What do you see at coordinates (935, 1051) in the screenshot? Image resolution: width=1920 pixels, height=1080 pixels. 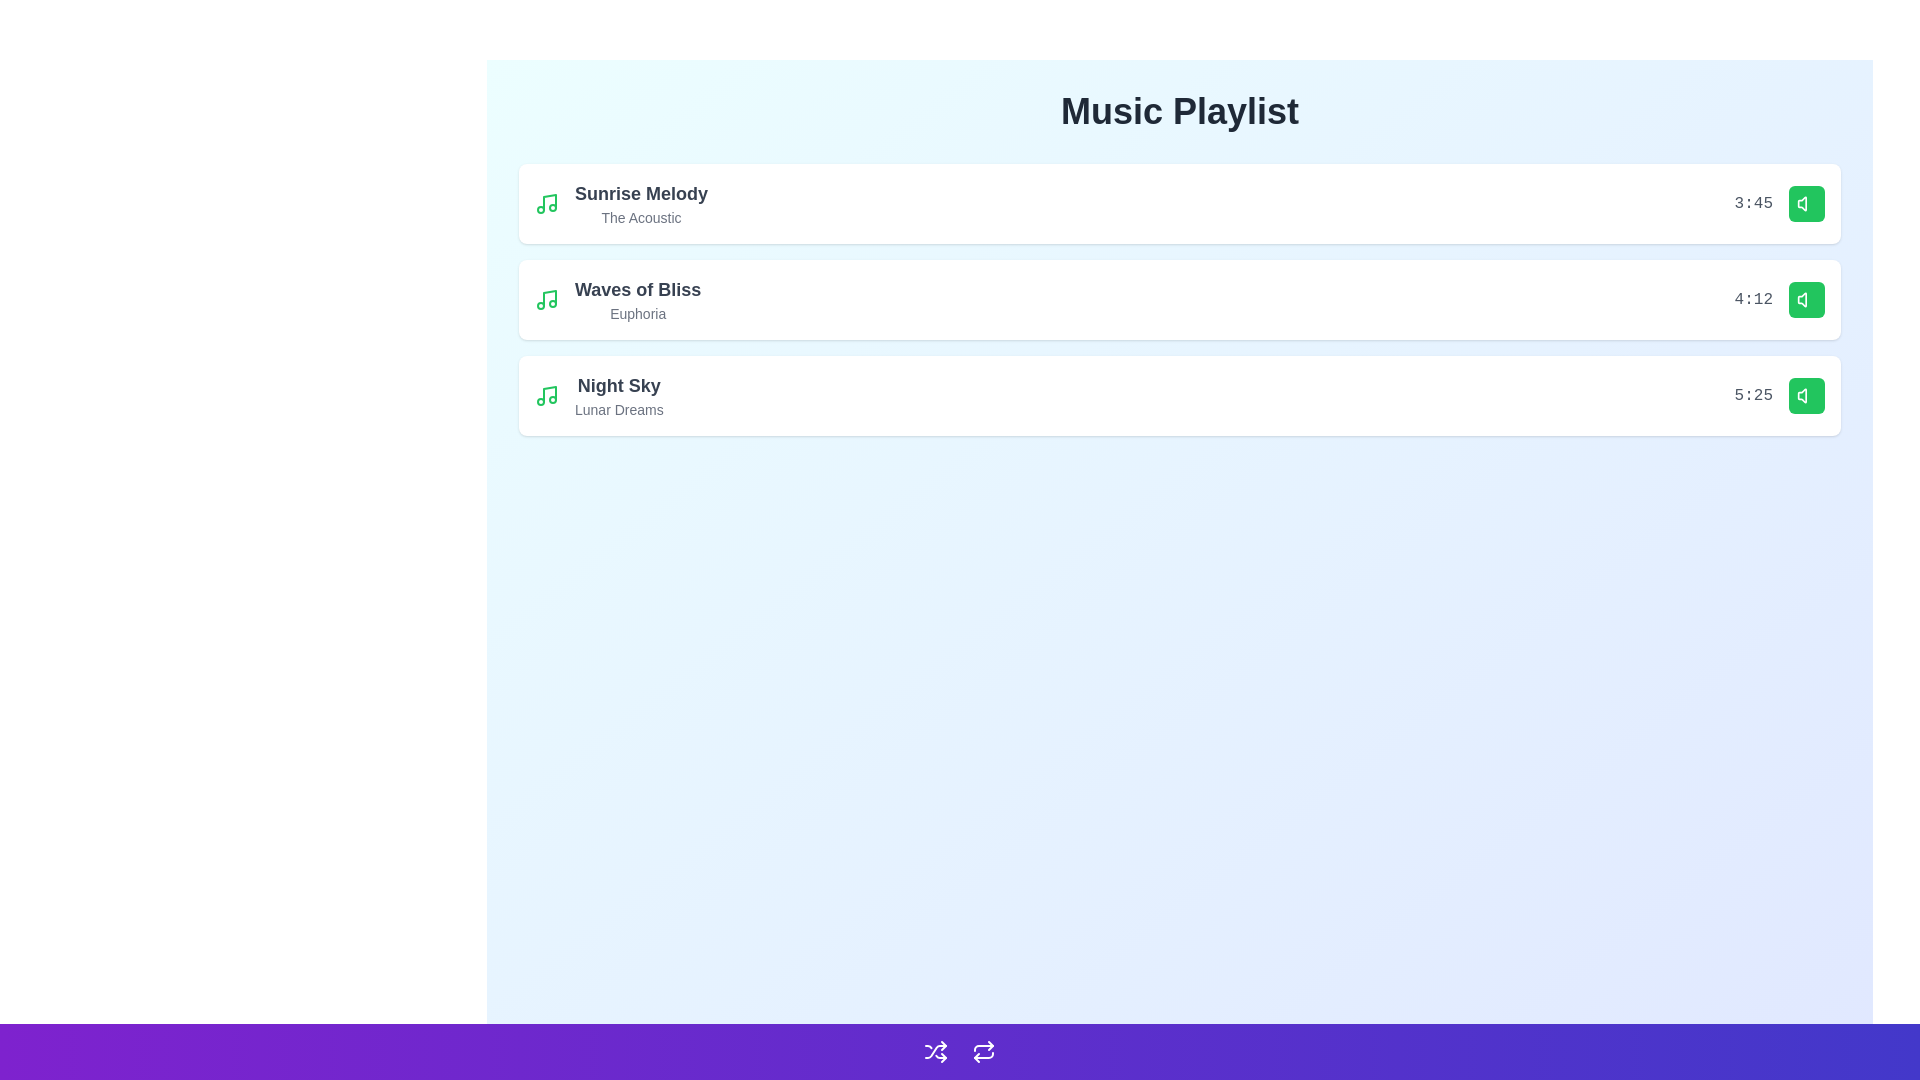 I see `the shuffle button located in the footer area` at bounding box center [935, 1051].